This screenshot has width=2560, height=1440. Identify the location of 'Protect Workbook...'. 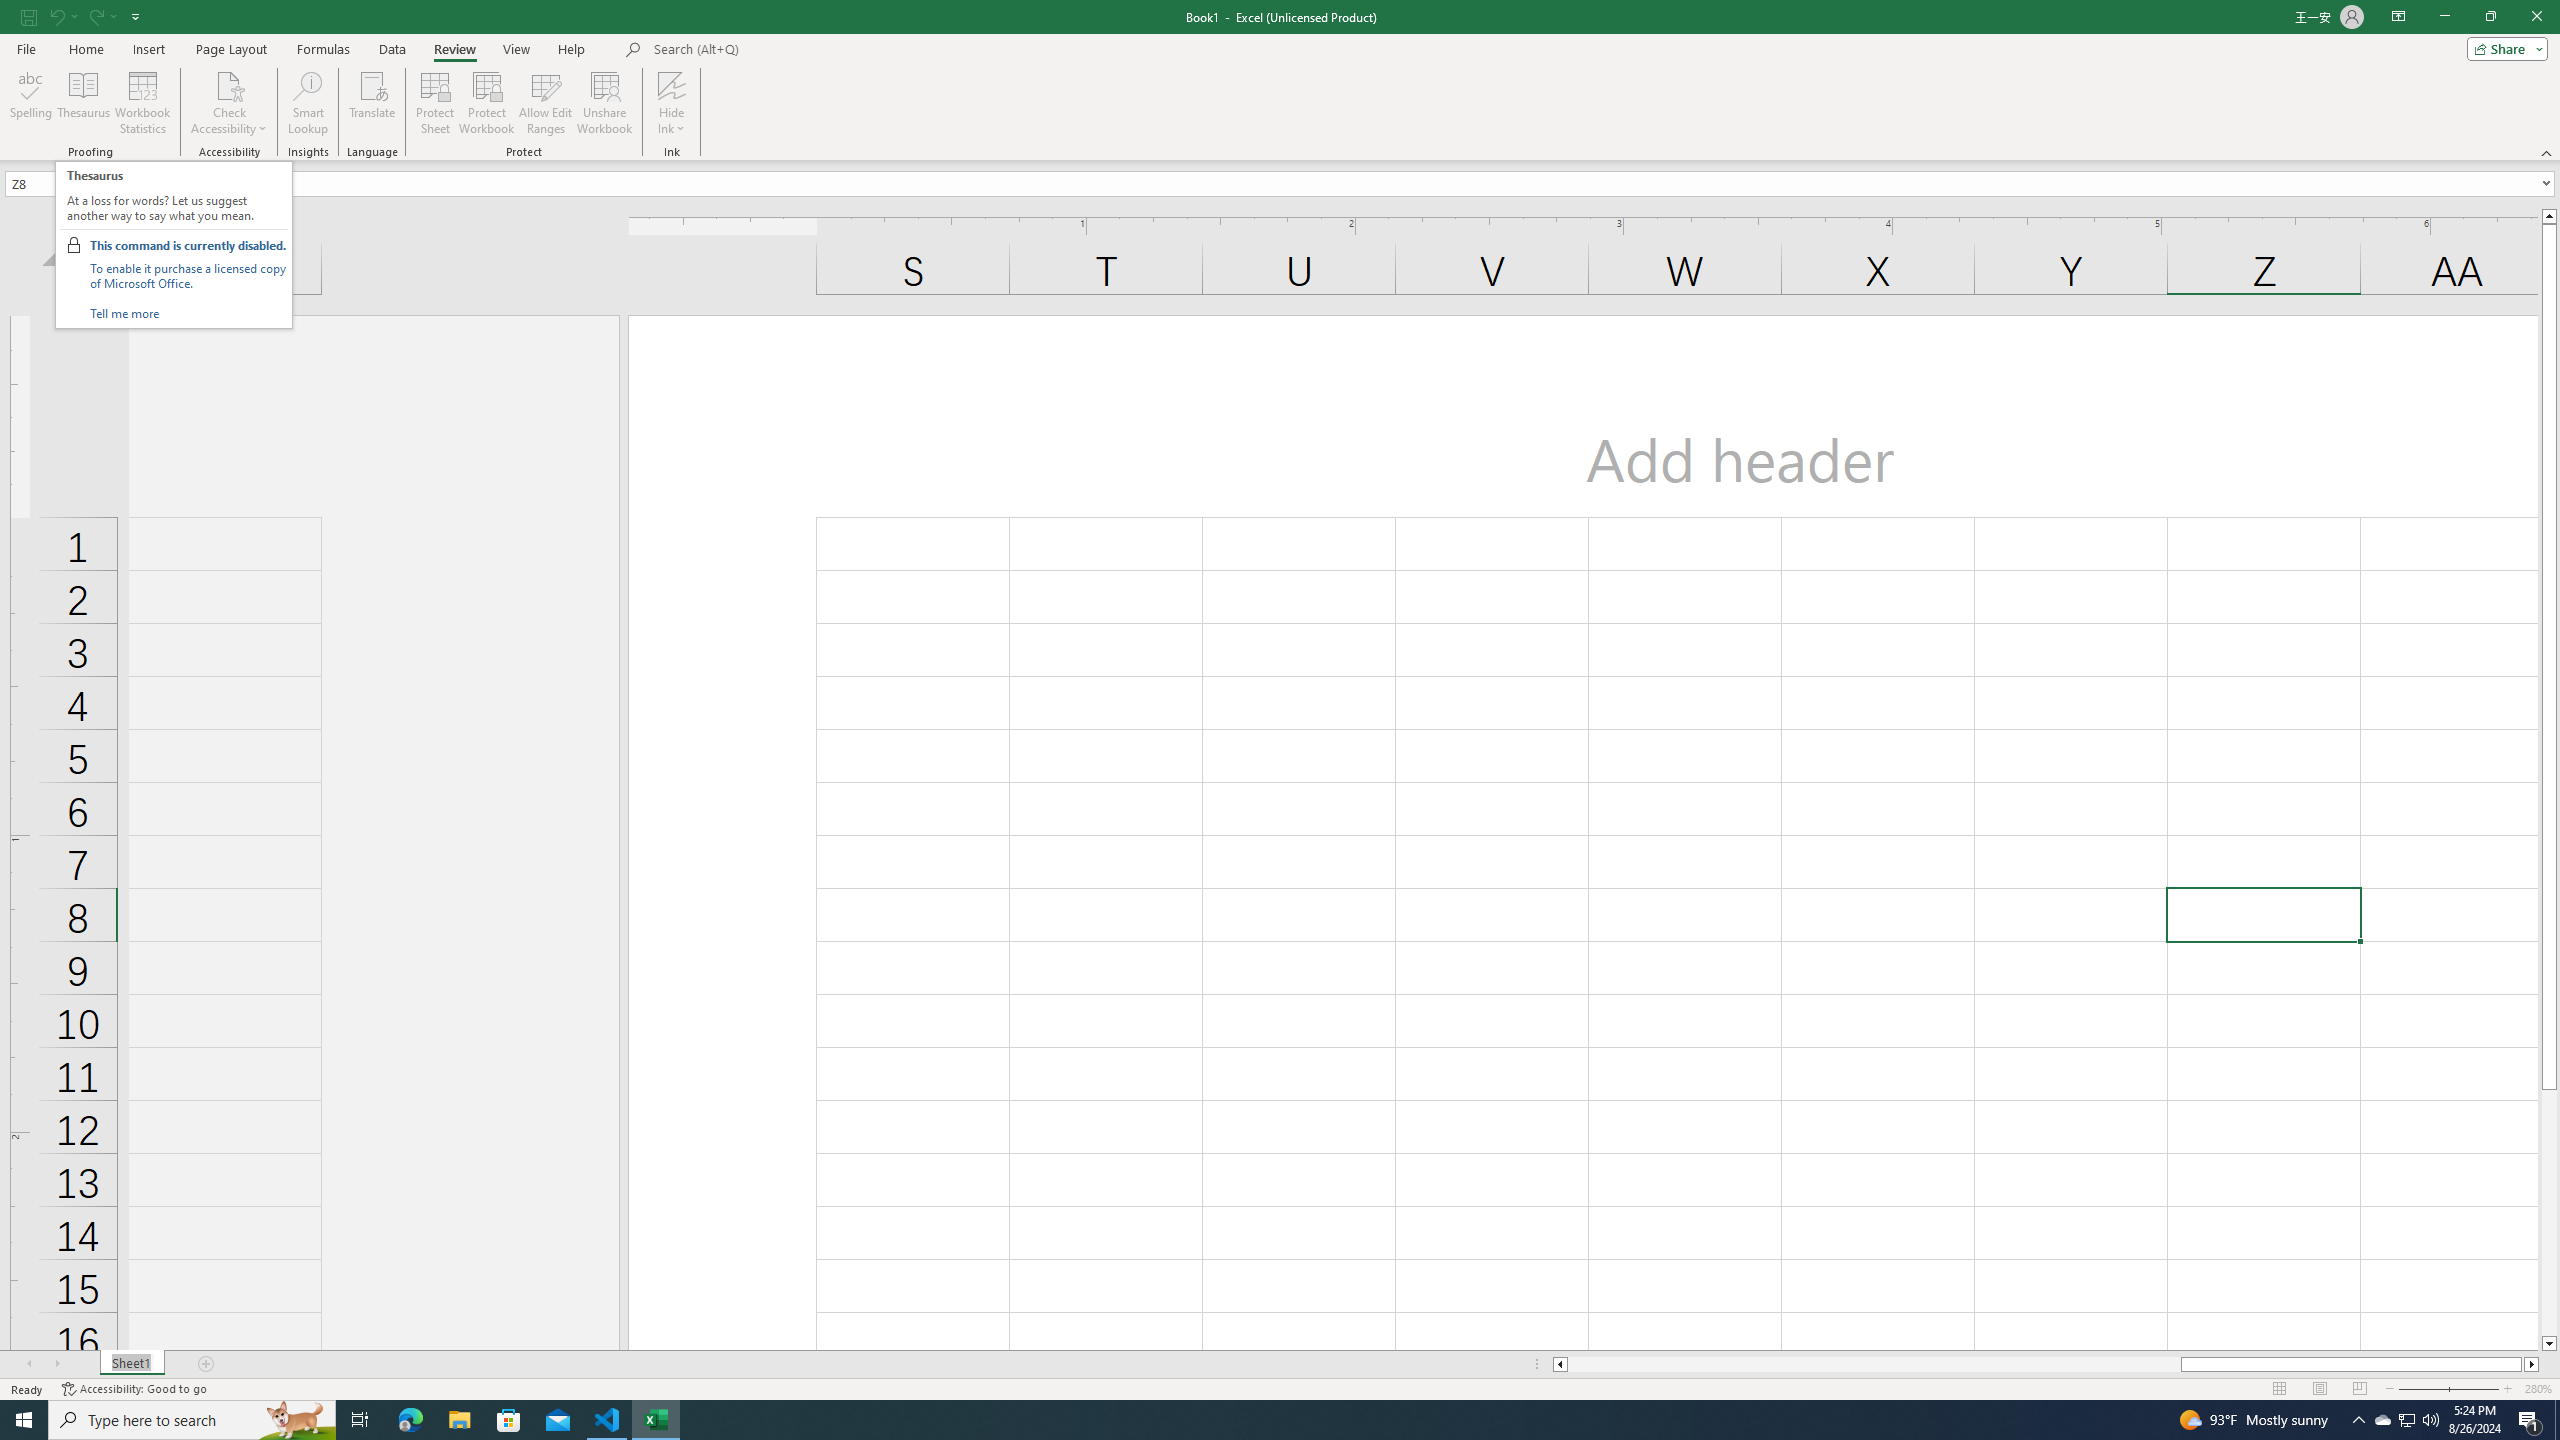
(486, 103).